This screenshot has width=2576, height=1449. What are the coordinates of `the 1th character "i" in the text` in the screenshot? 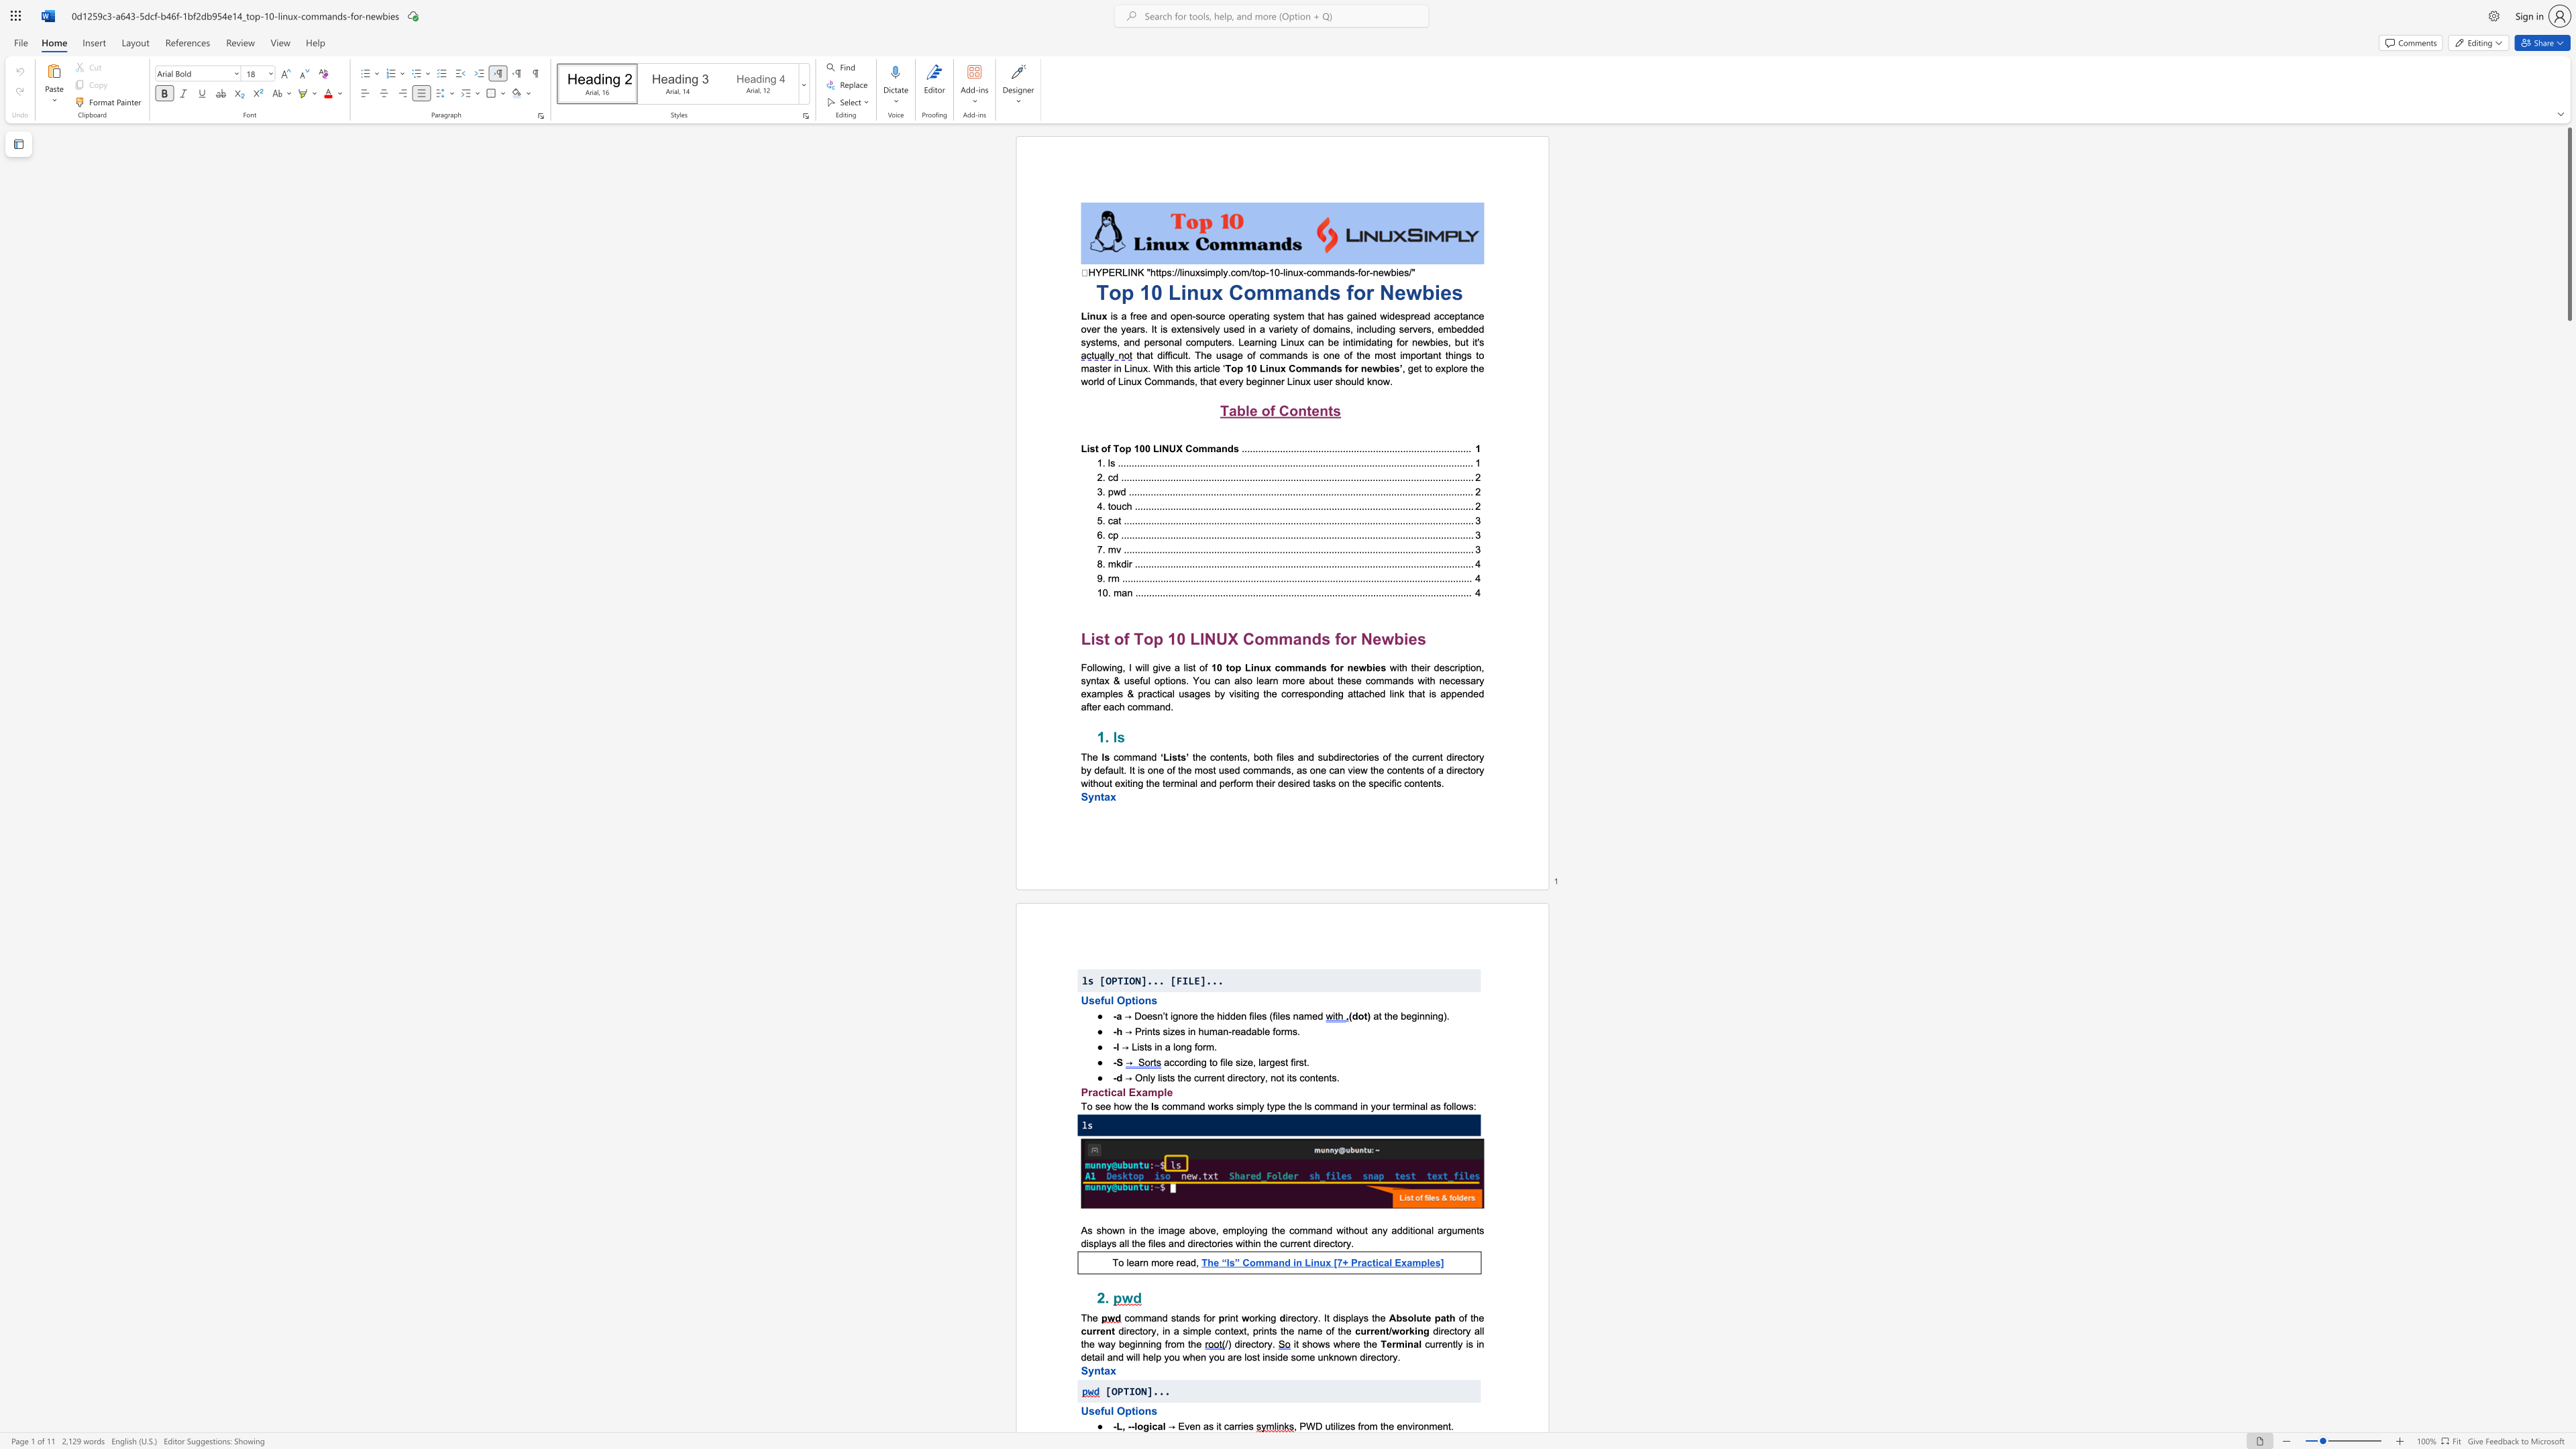 It's located at (1252, 667).